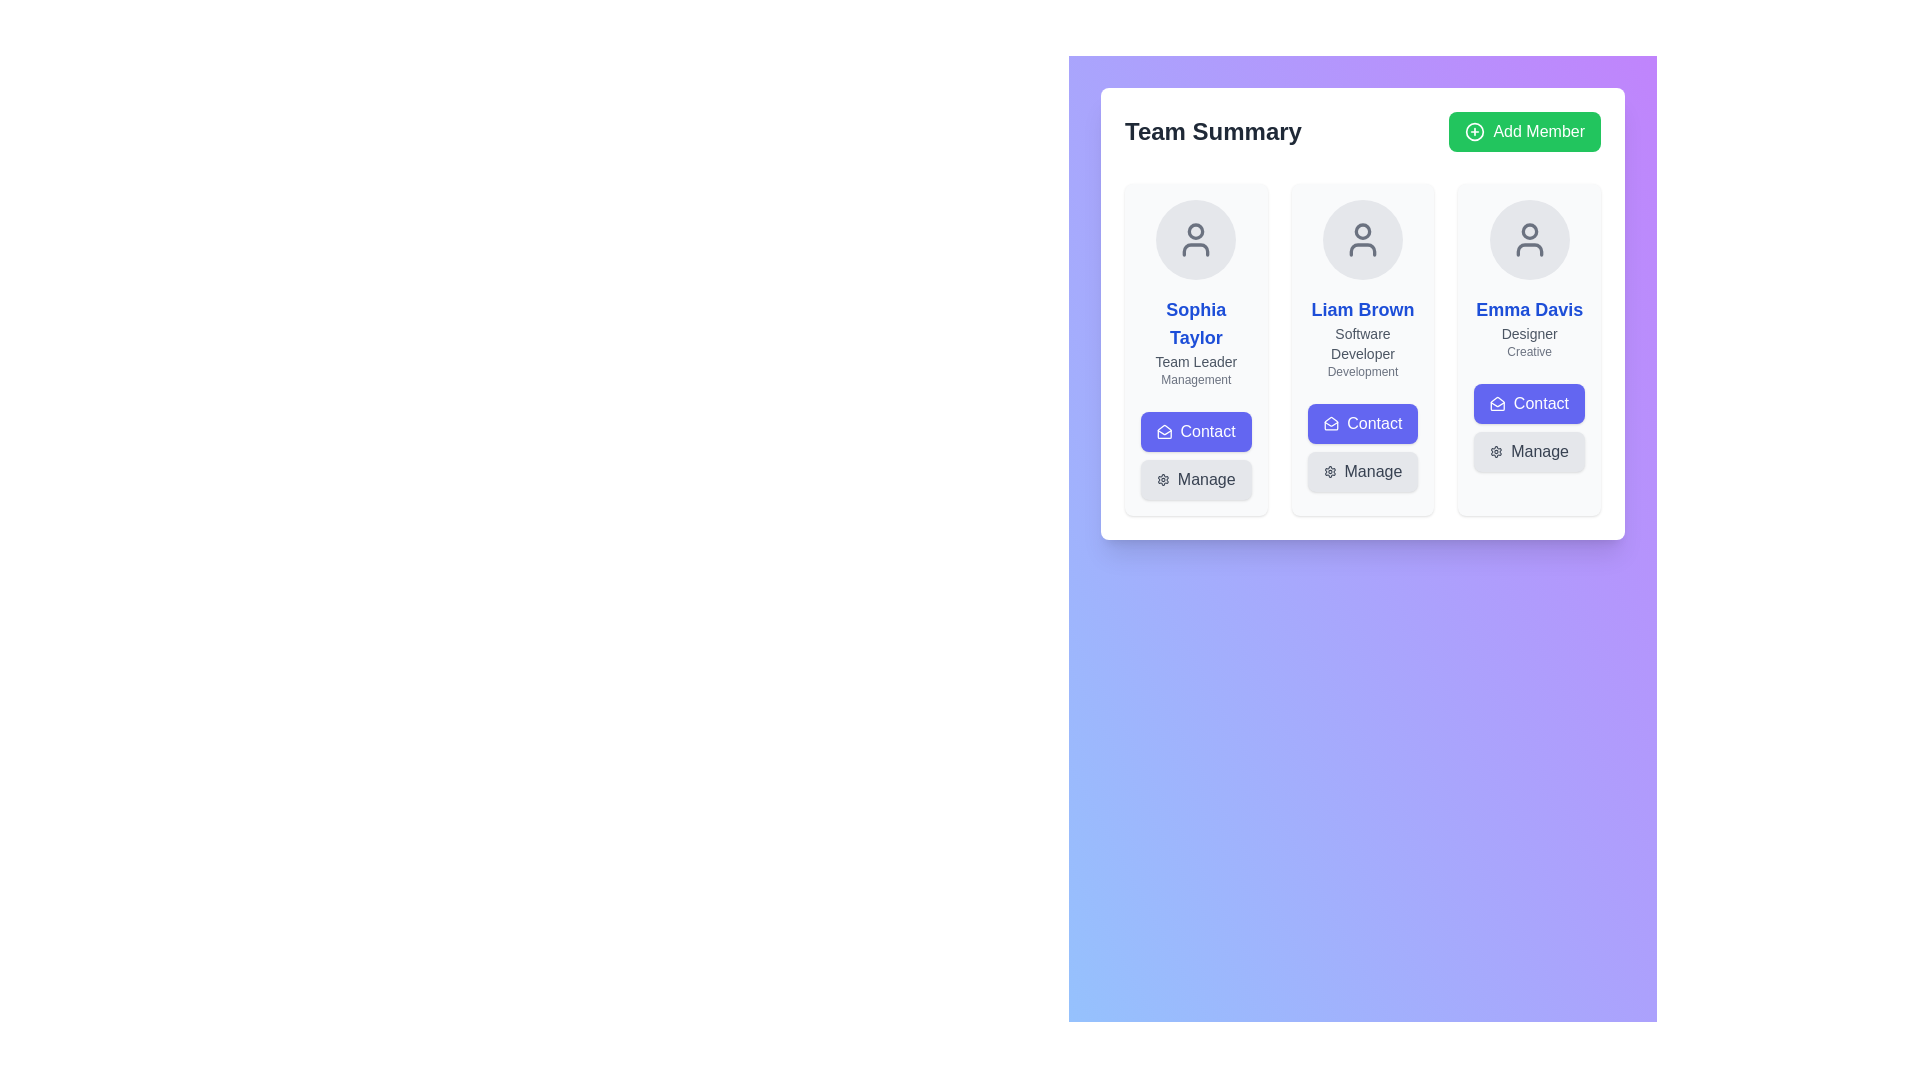  What do you see at coordinates (1196, 380) in the screenshot?
I see `the 'Management' text description element associated with team member 'Sophia Taylor', which is located below 'Team Leader' and above the 'Contact' and 'Manage' buttons` at bounding box center [1196, 380].